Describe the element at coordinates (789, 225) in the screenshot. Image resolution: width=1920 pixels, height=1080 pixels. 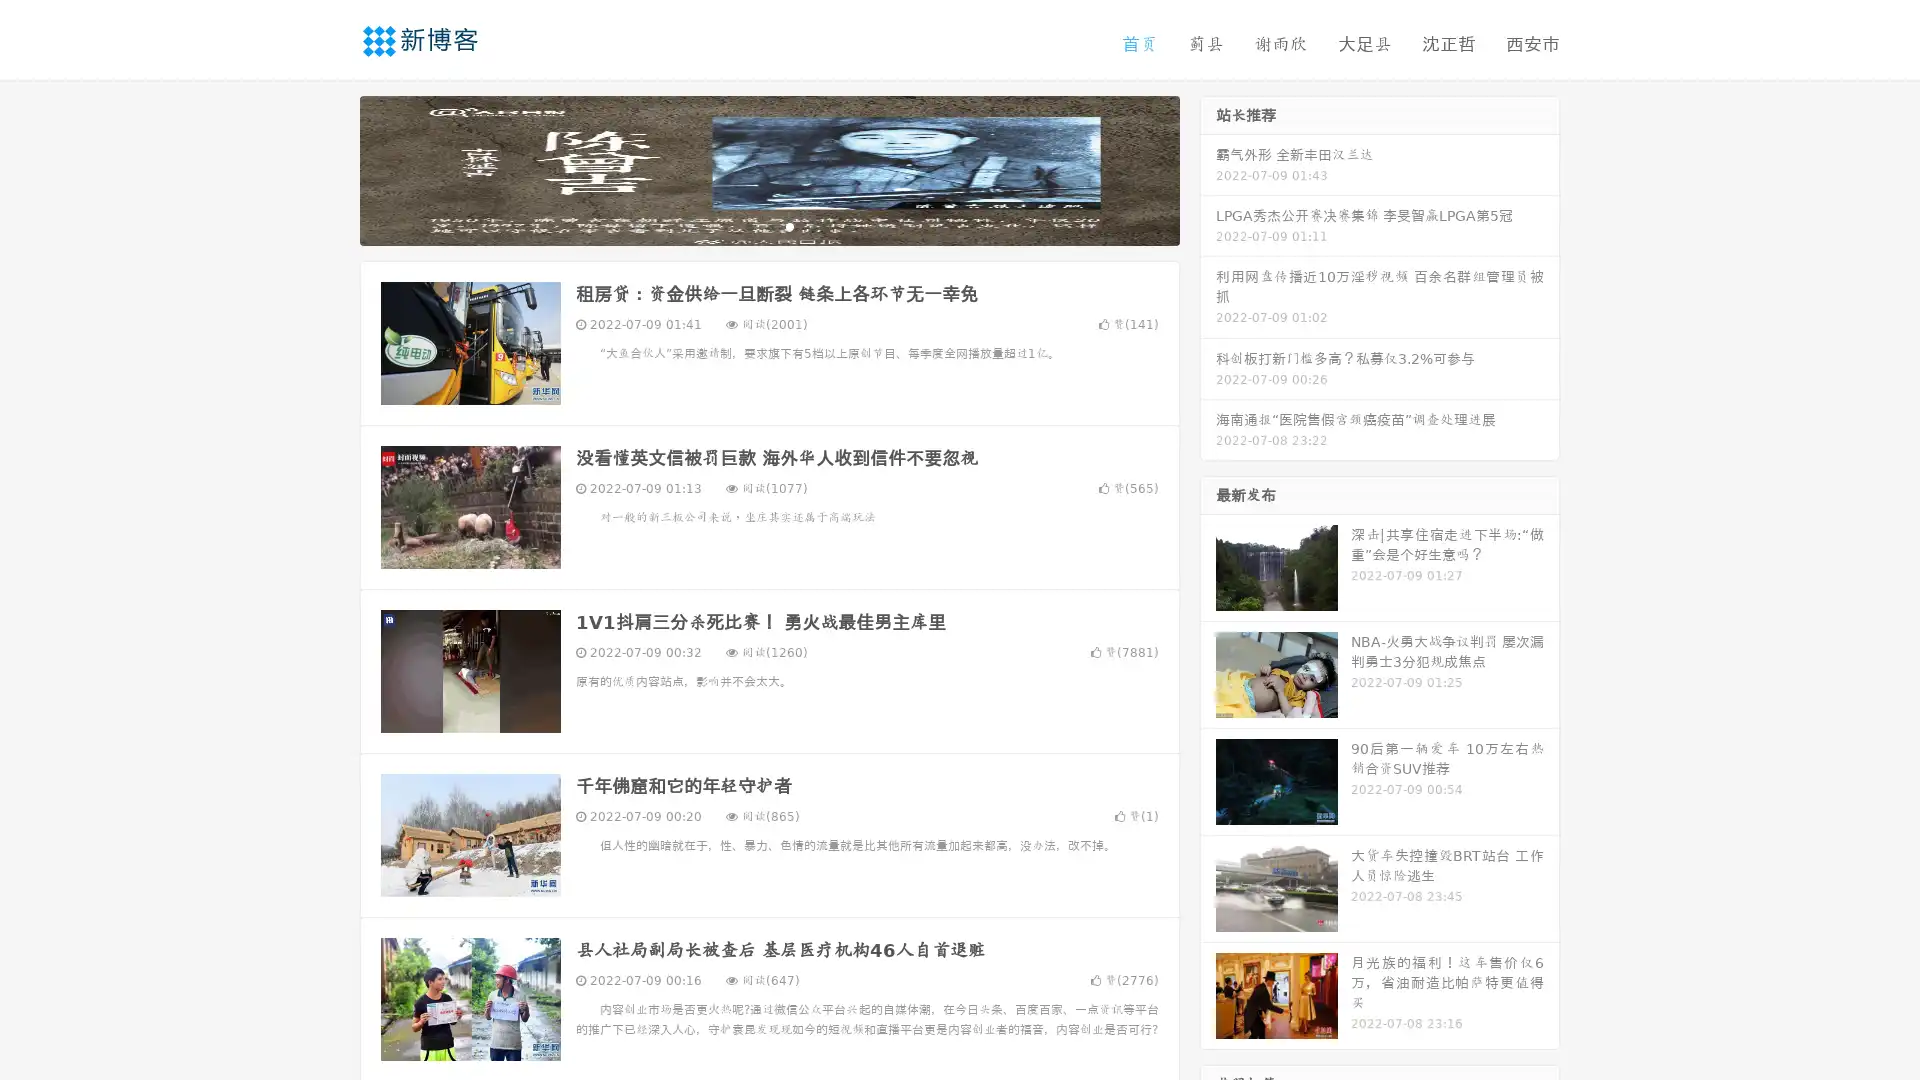
I see `Go to slide 3` at that location.